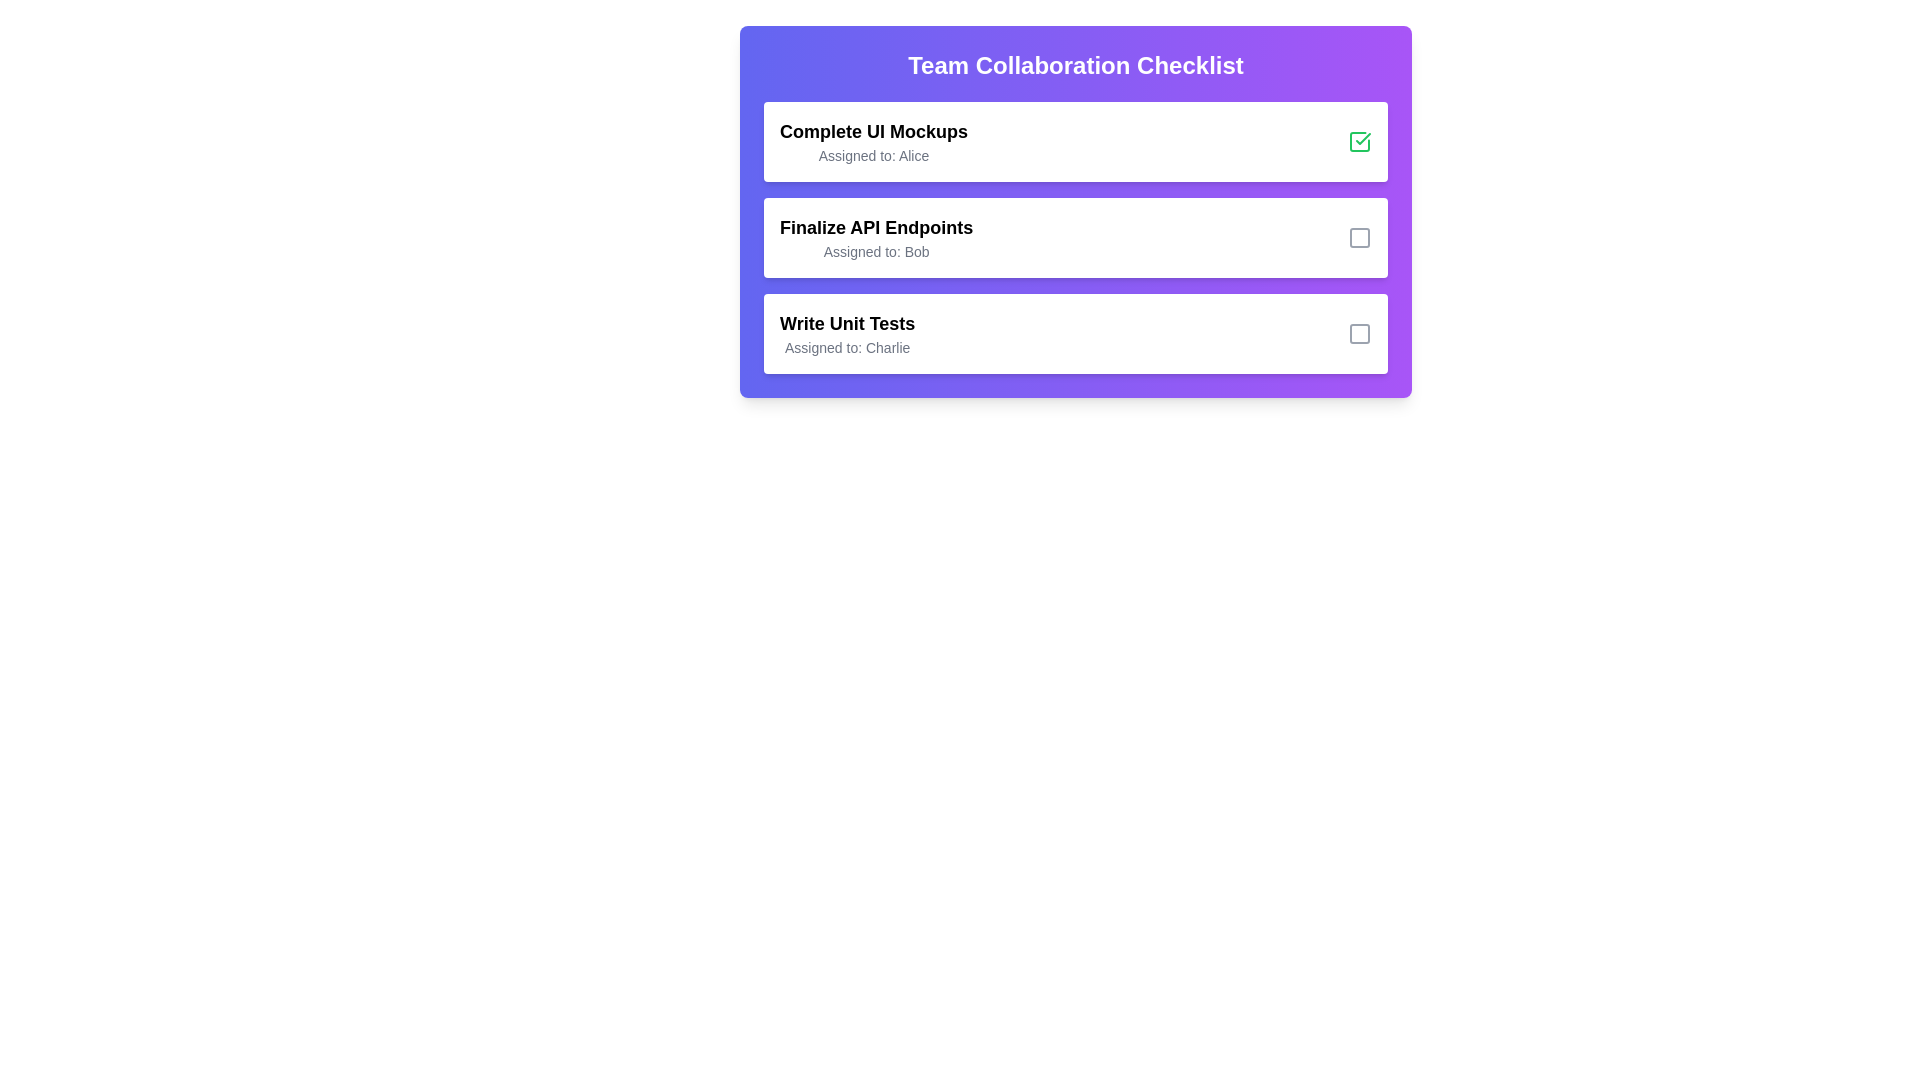  Describe the element at coordinates (873, 154) in the screenshot. I see `the text label that displays 'Assigned to: Alice', which is styled in light gray and positioned below the heading 'Complete UI Mockups' in the first checklist item` at that location.